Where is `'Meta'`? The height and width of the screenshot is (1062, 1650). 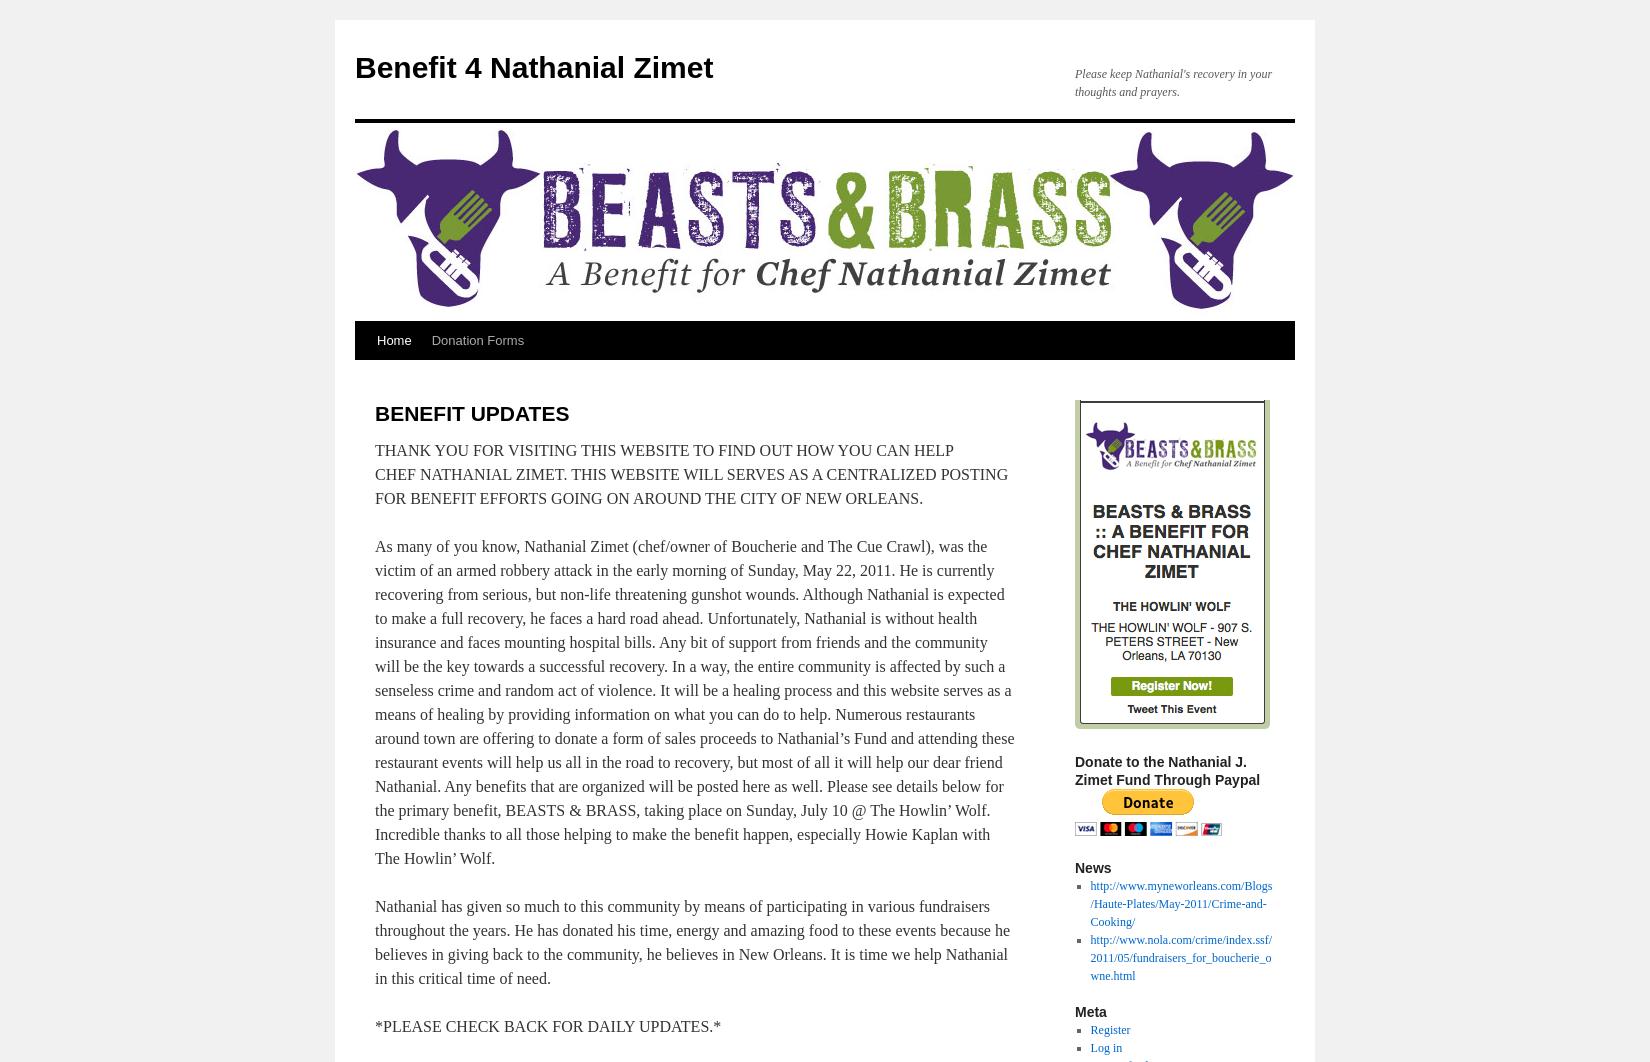
'Meta' is located at coordinates (1090, 1010).